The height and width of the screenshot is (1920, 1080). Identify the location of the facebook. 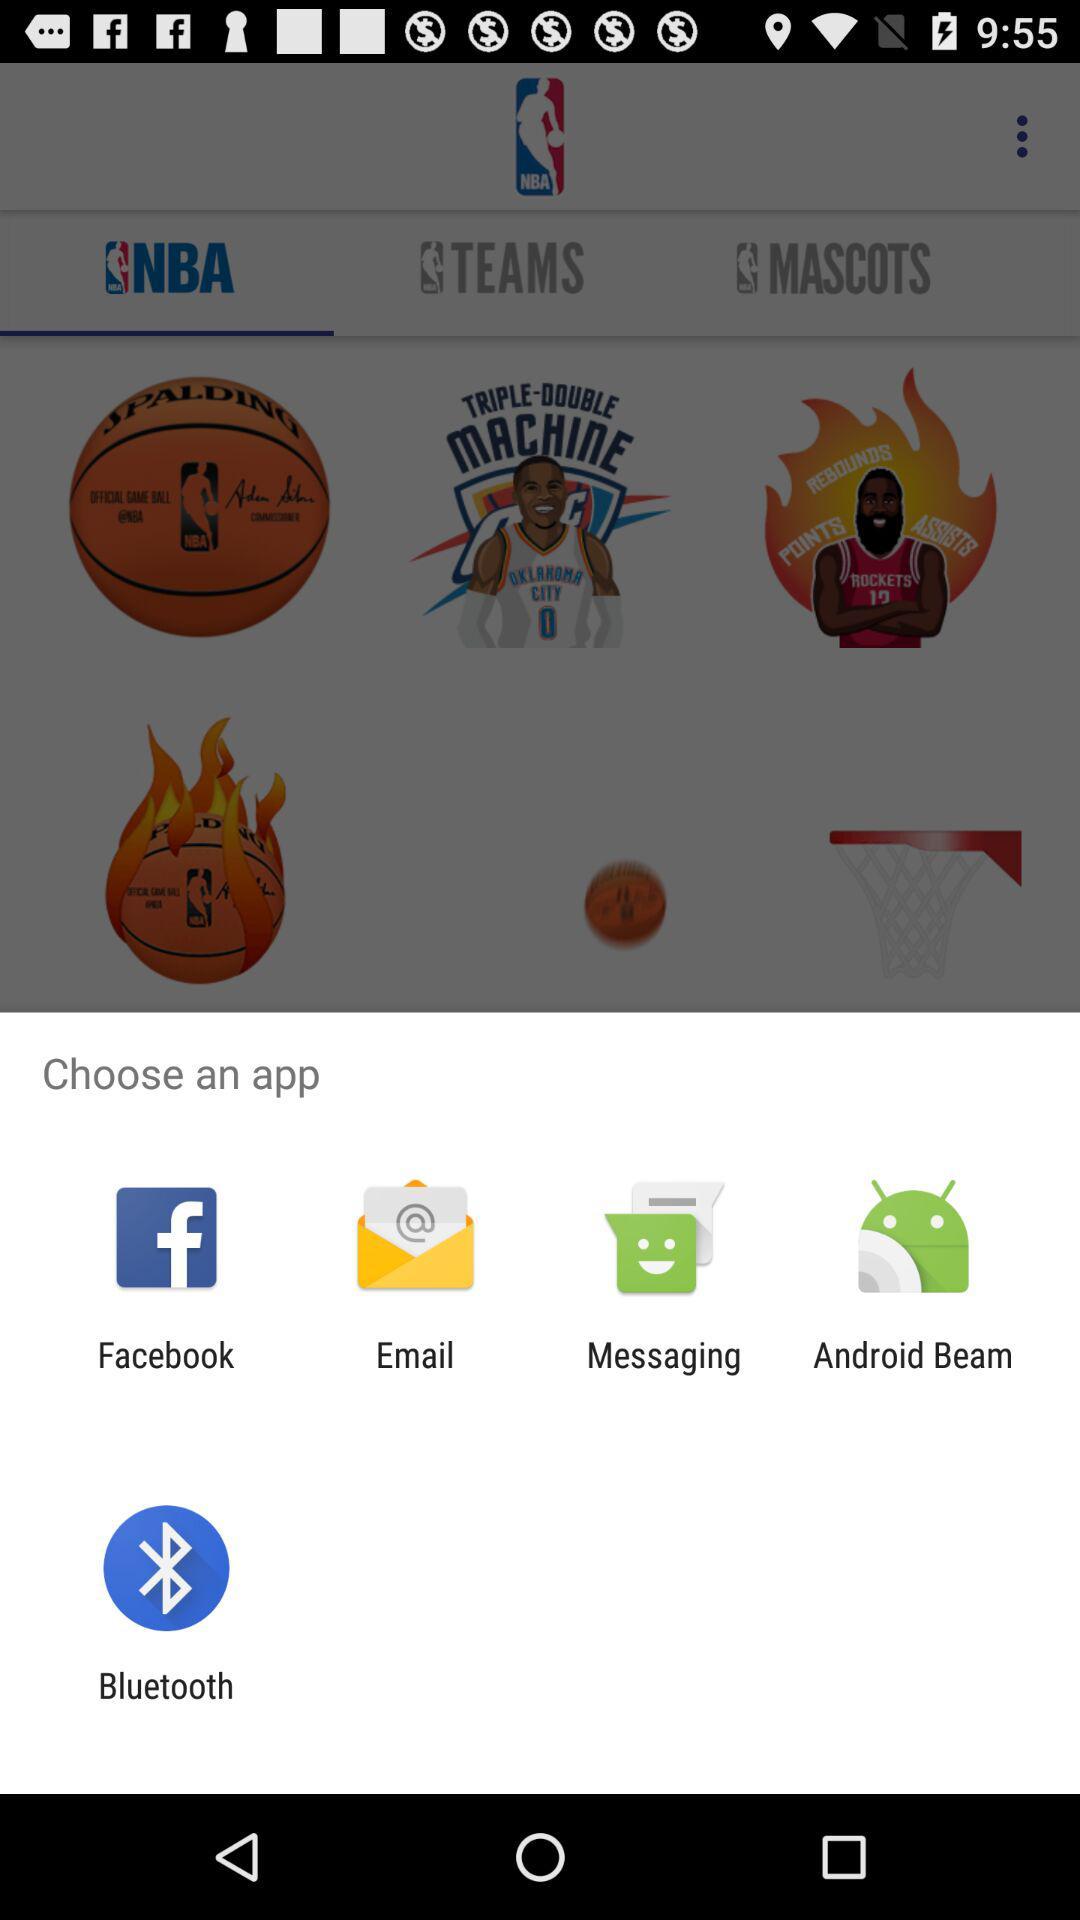
(165, 1374).